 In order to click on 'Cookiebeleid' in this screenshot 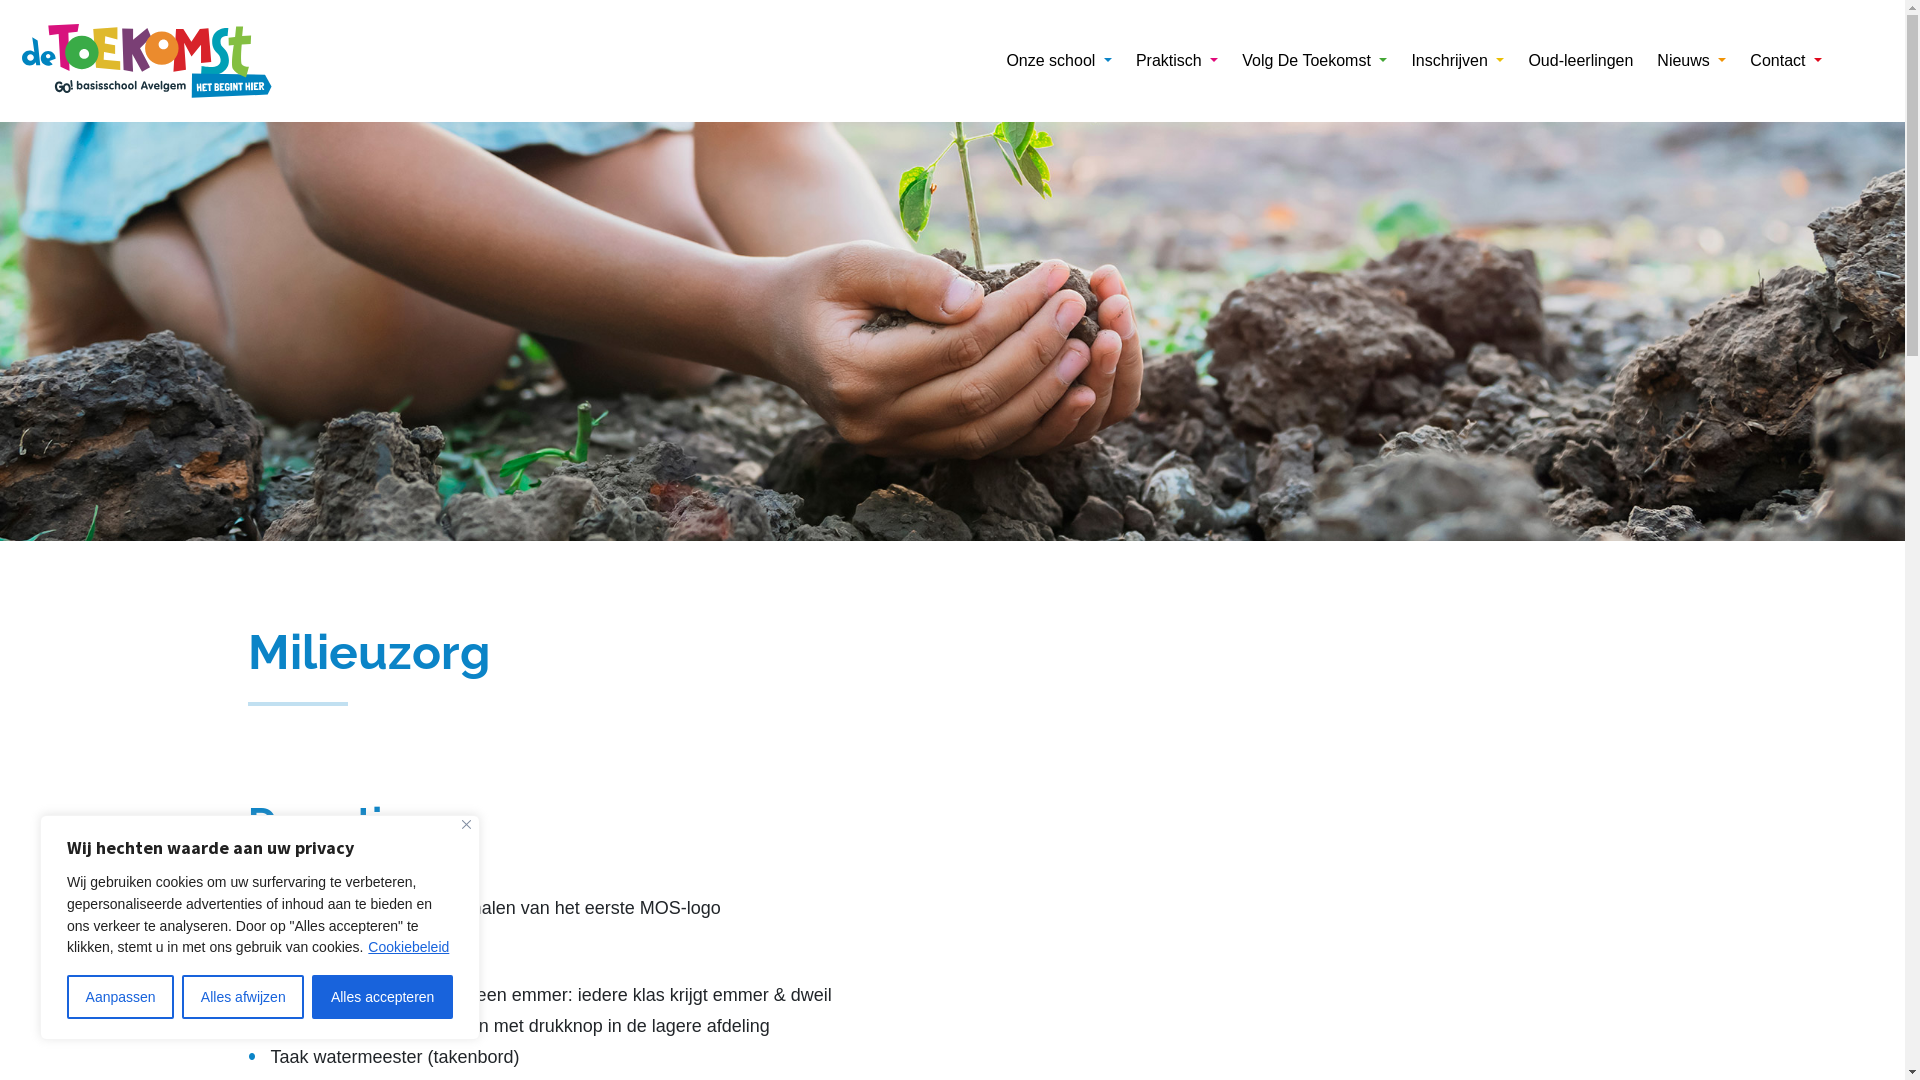, I will do `click(407, 946)`.